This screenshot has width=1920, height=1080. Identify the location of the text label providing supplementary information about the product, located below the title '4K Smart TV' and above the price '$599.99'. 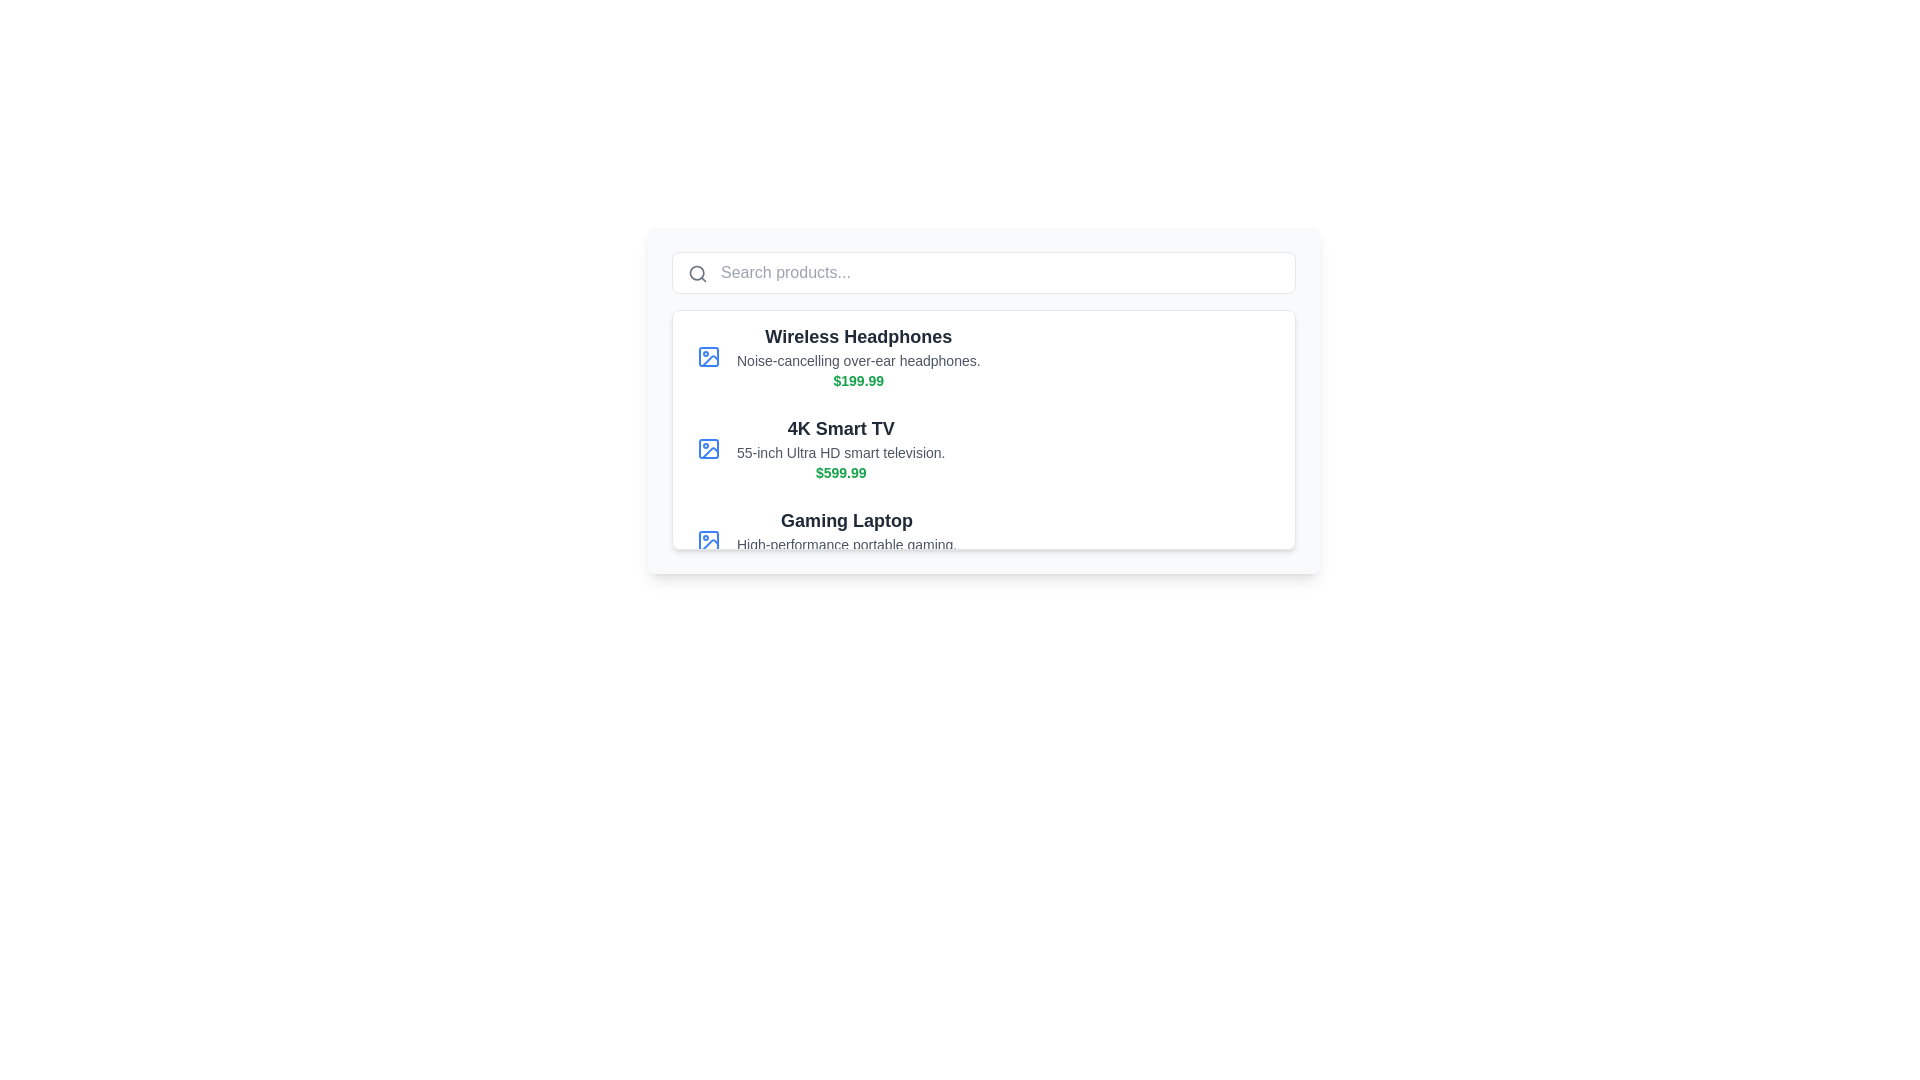
(841, 452).